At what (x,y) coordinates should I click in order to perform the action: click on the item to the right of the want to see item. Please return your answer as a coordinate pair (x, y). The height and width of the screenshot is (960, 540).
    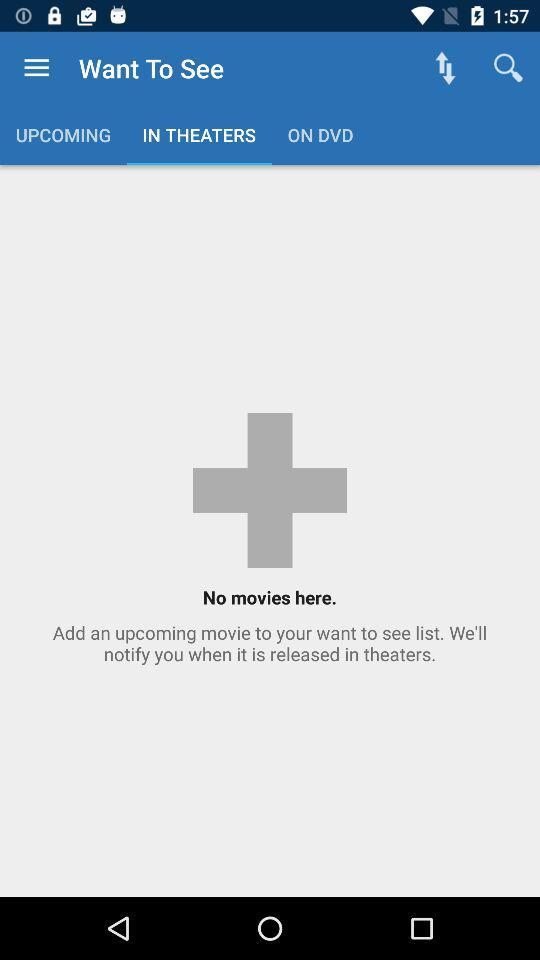
    Looking at the image, I should click on (445, 68).